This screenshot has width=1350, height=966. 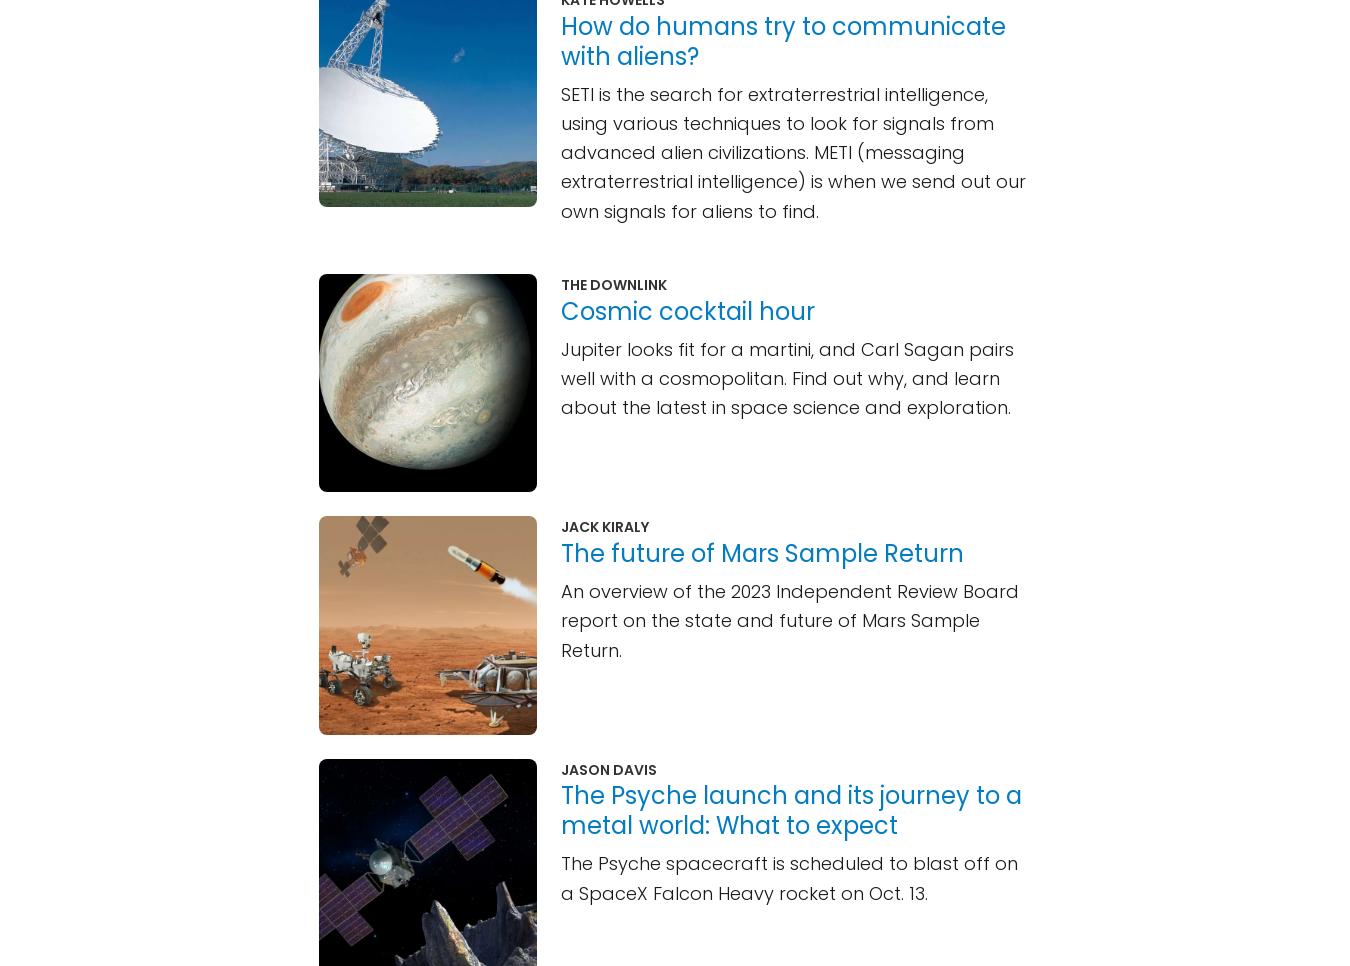 What do you see at coordinates (560, 552) in the screenshot?
I see `'The future of Mars Sample Return'` at bounding box center [560, 552].